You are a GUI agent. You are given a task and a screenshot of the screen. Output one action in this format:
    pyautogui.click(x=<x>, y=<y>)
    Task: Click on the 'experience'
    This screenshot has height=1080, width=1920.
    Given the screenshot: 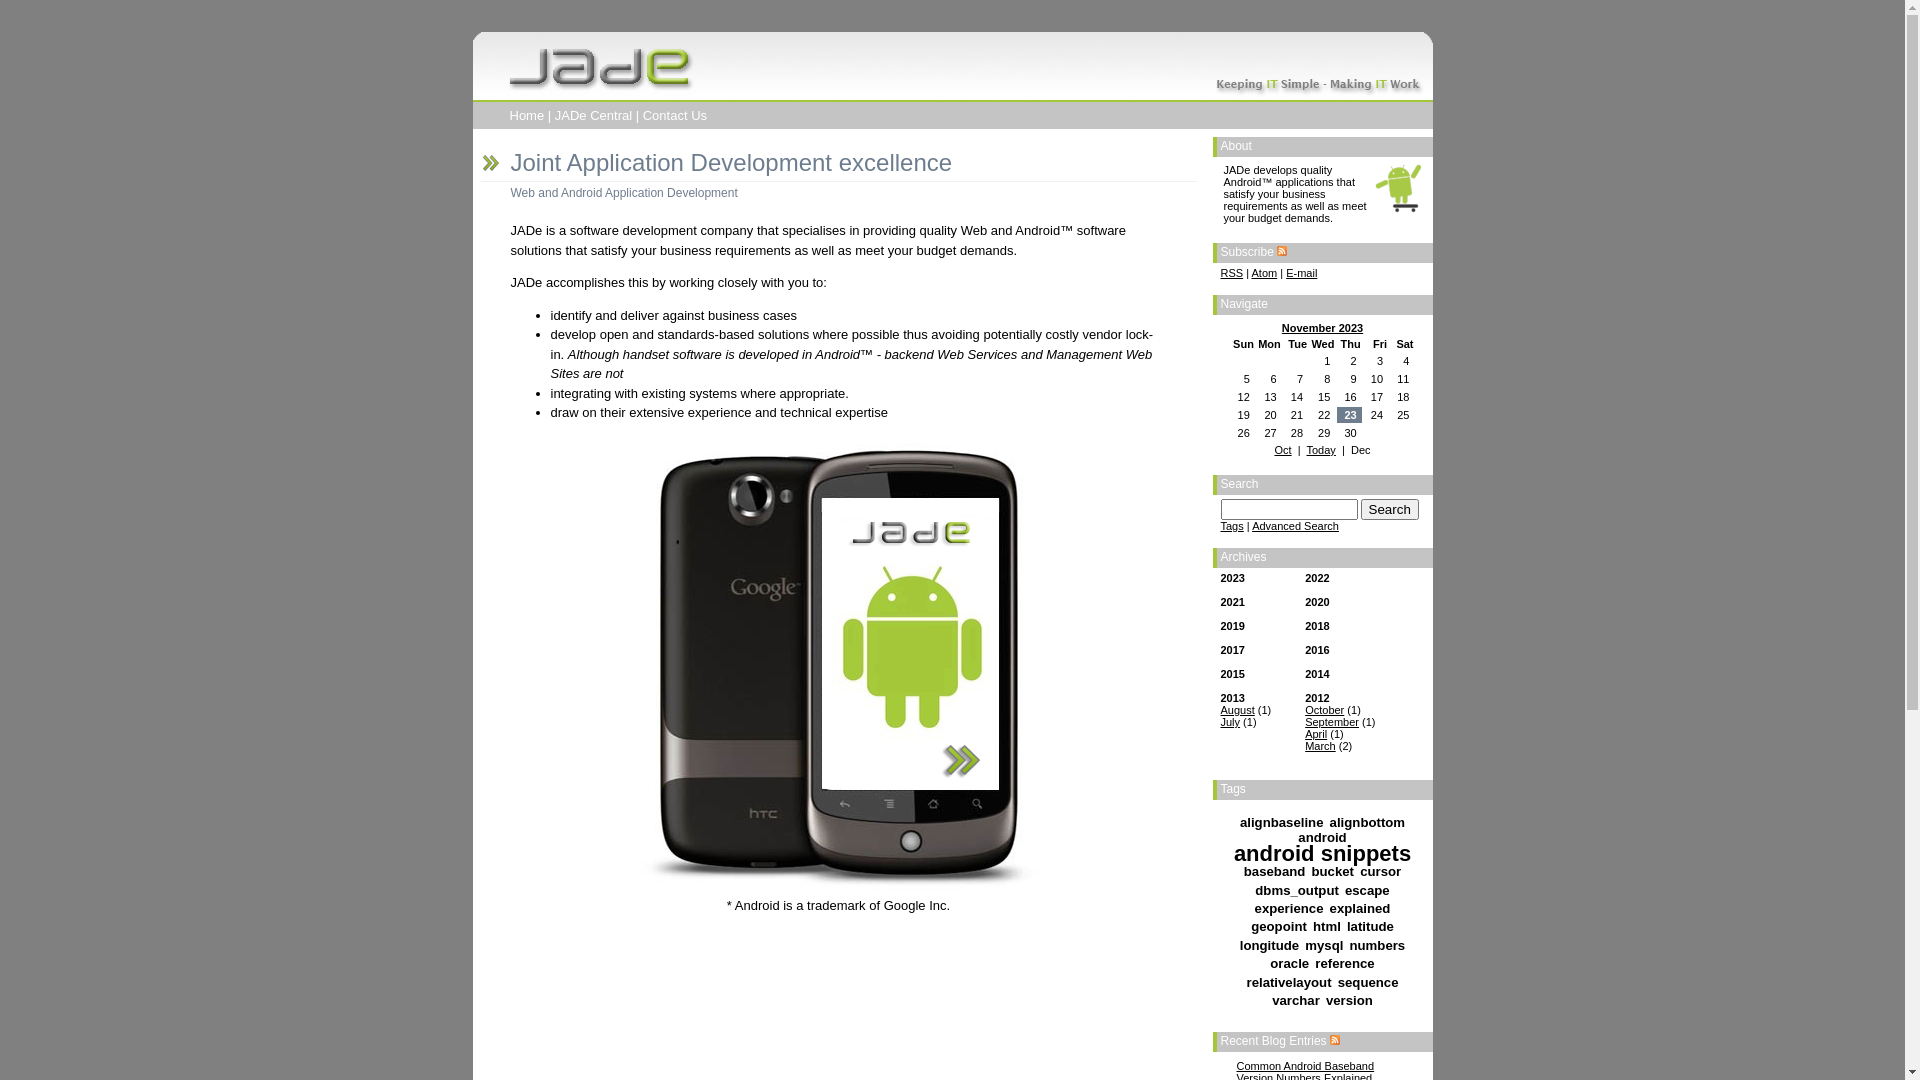 What is the action you would take?
    pyautogui.click(x=1253, y=908)
    